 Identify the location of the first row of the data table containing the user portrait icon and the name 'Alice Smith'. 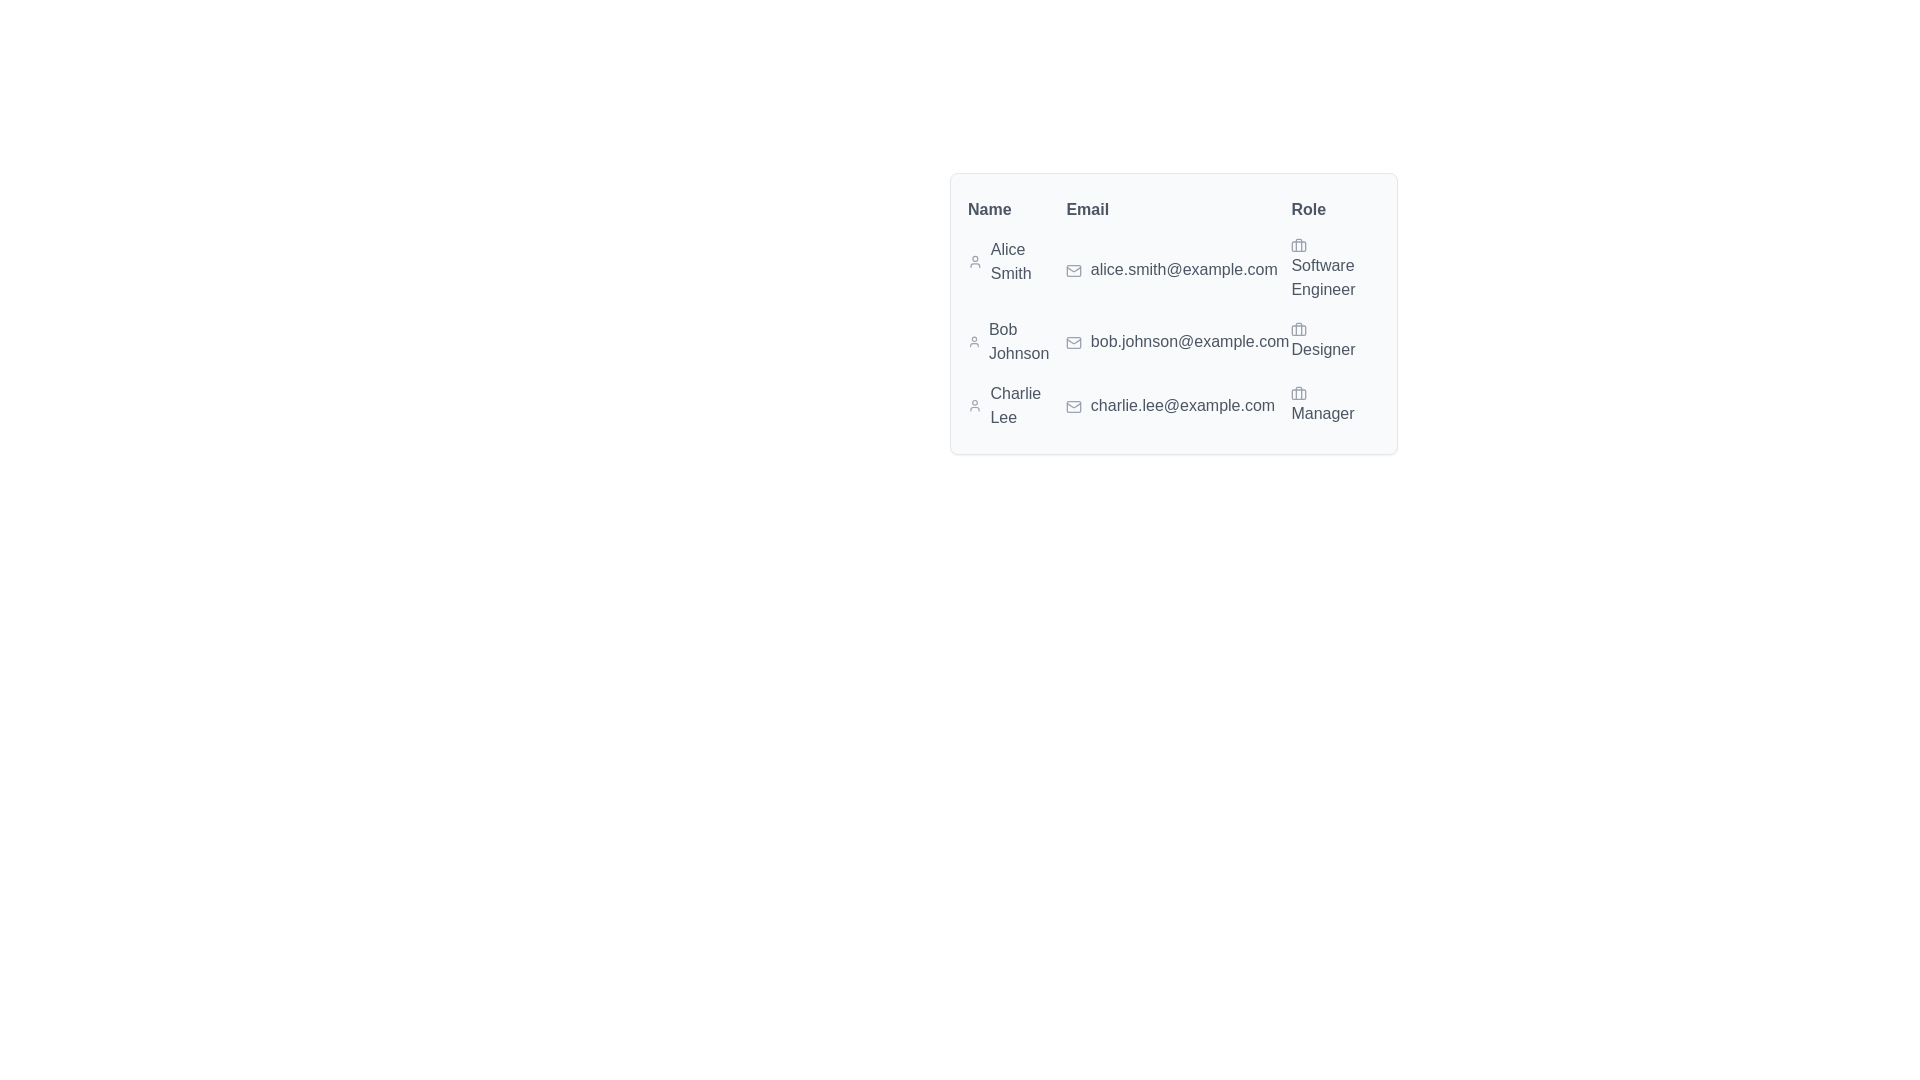
(1174, 270).